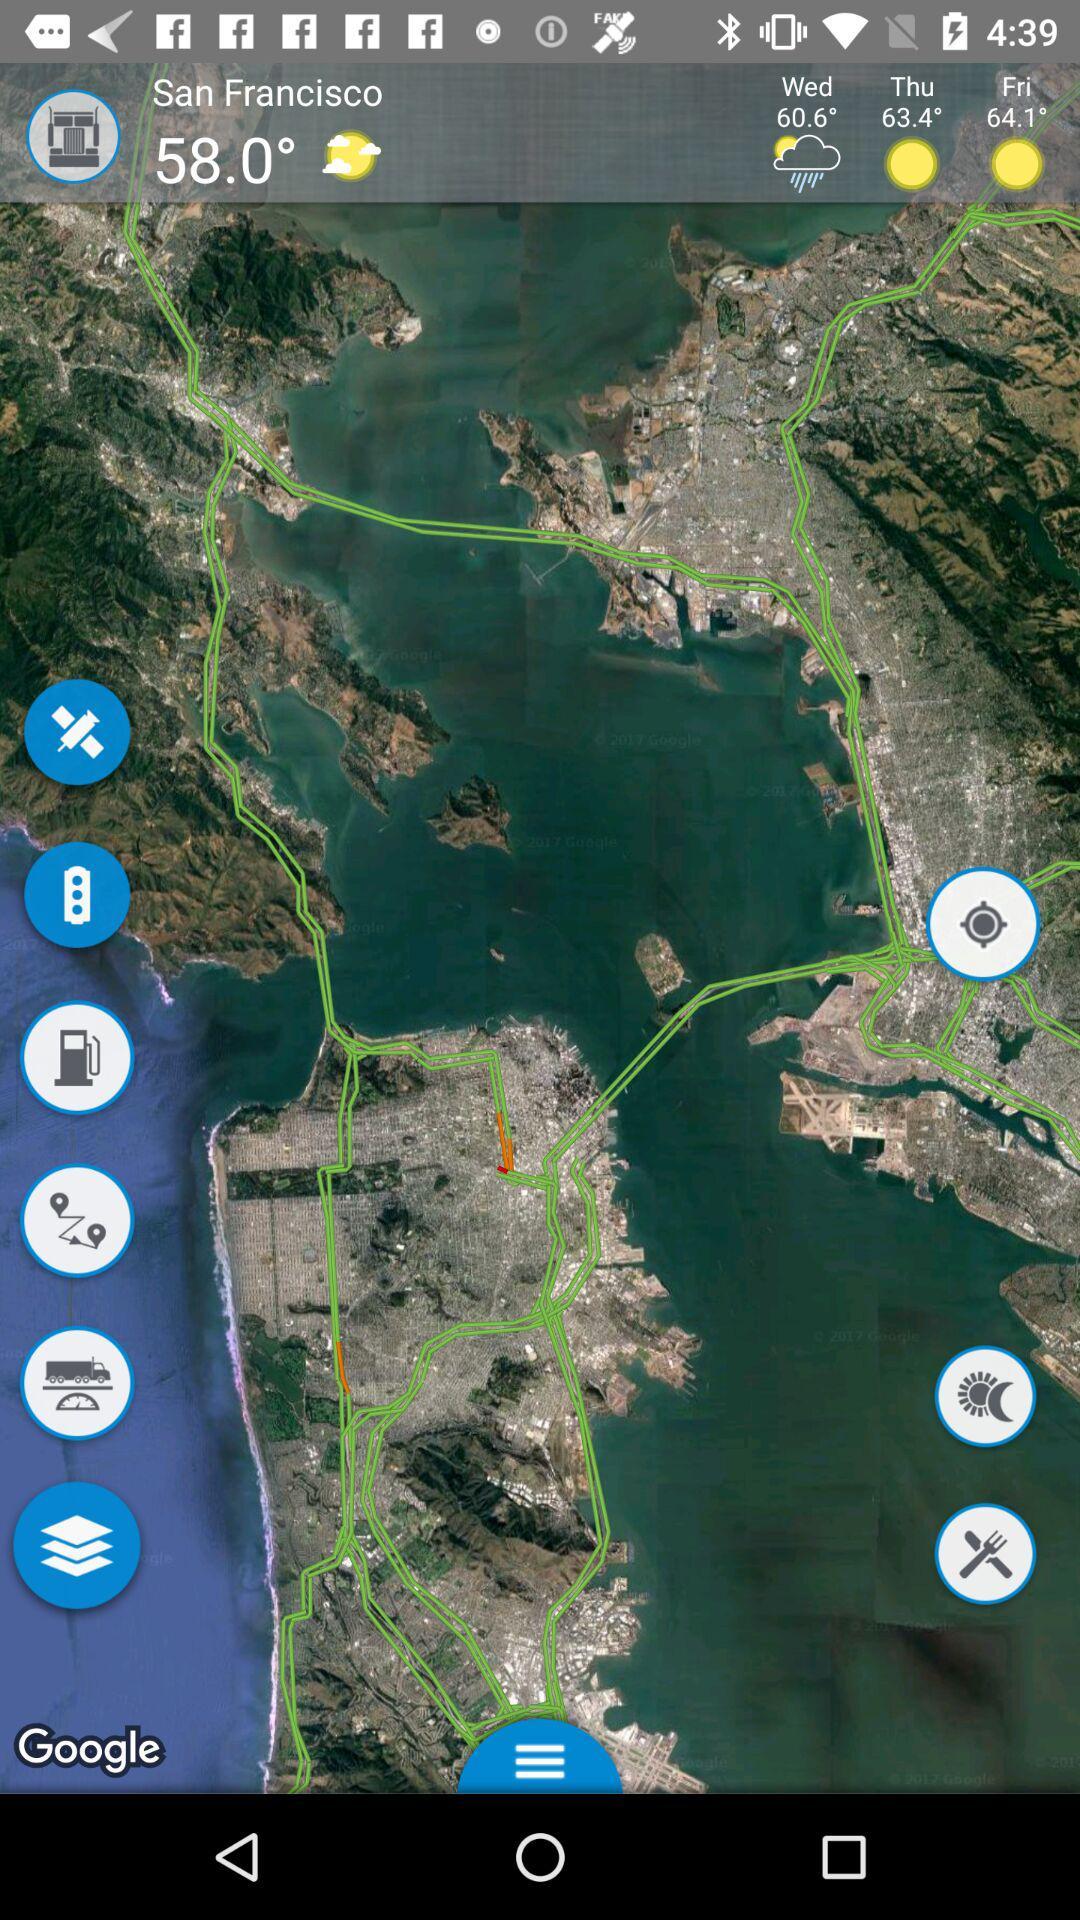 This screenshot has width=1080, height=1920. Describe the element at coordinates (982, 927) in the screenshot. I see `icon on the right` at that location.